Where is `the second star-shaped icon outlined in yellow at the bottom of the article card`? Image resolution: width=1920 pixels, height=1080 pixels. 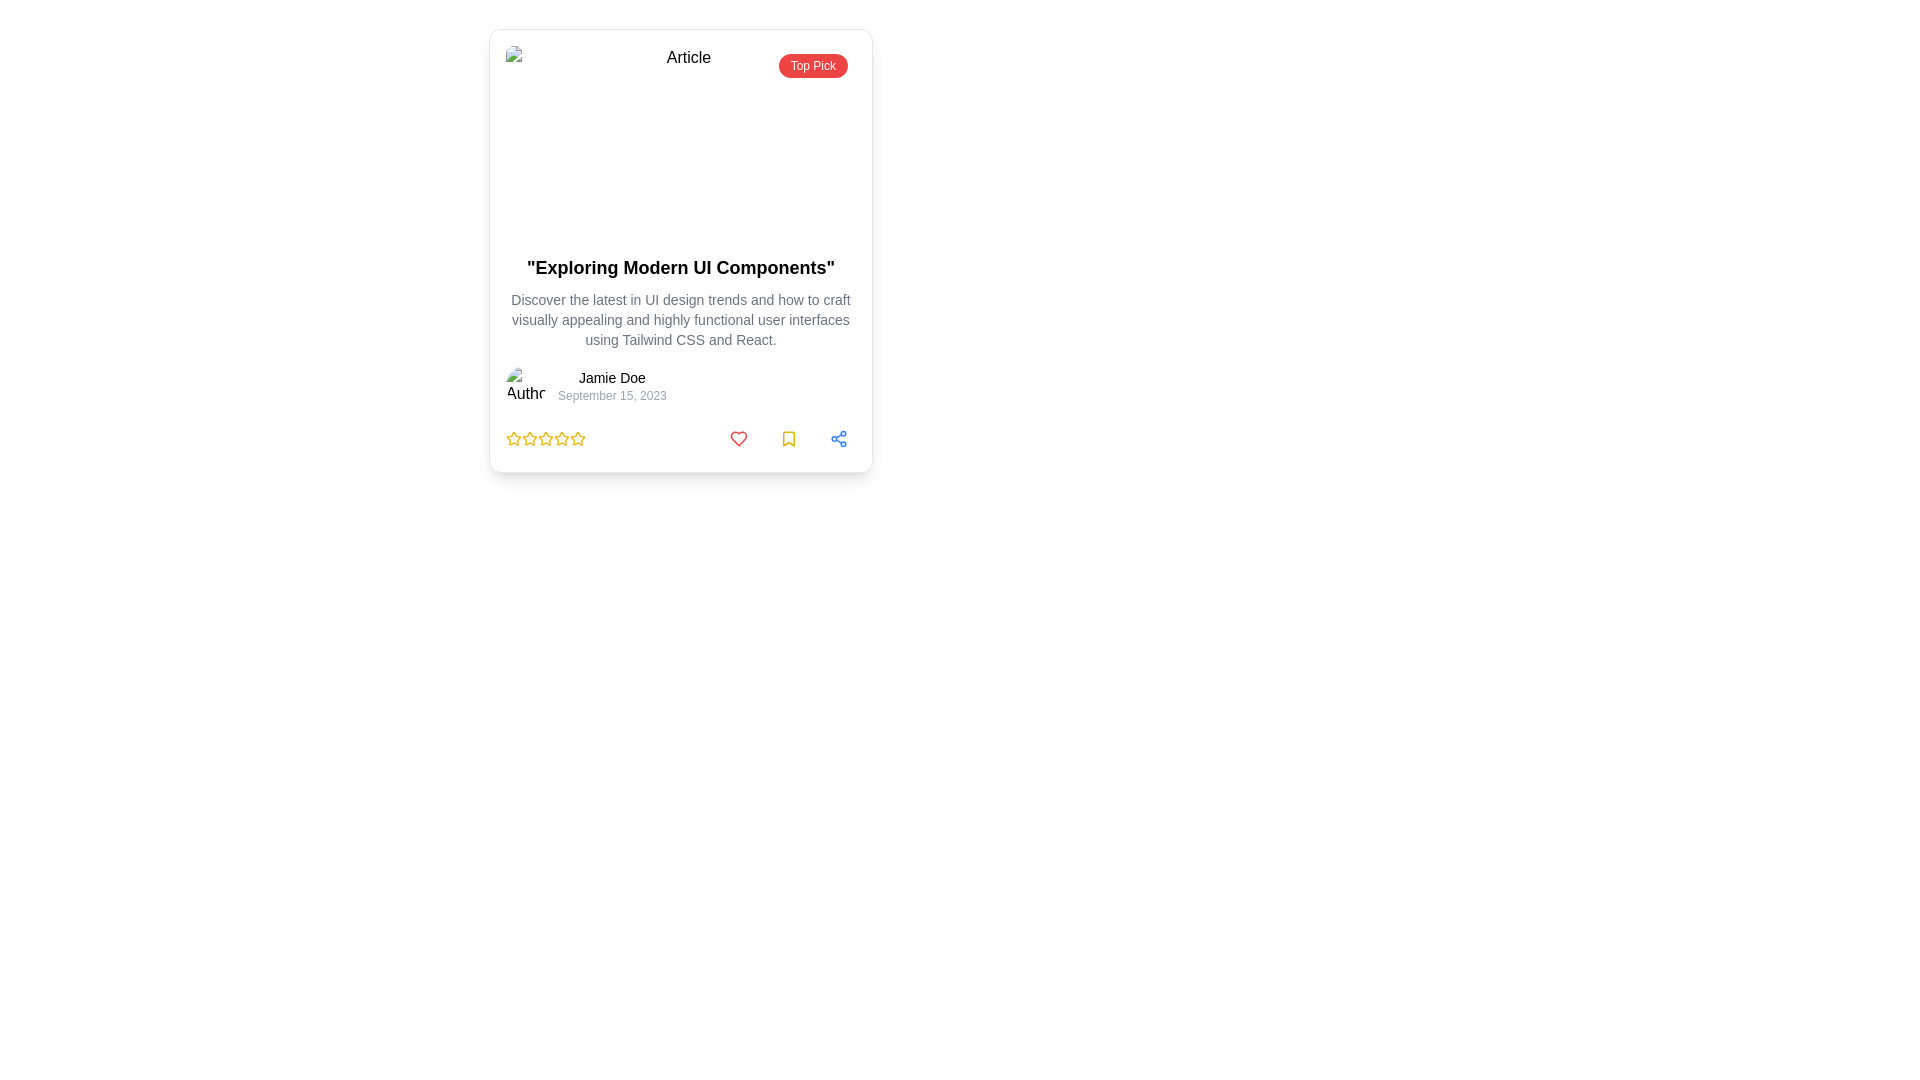
the second star-shaped icon outlined in yellow at the bottom of the article card is located at coordinates (560, 437).